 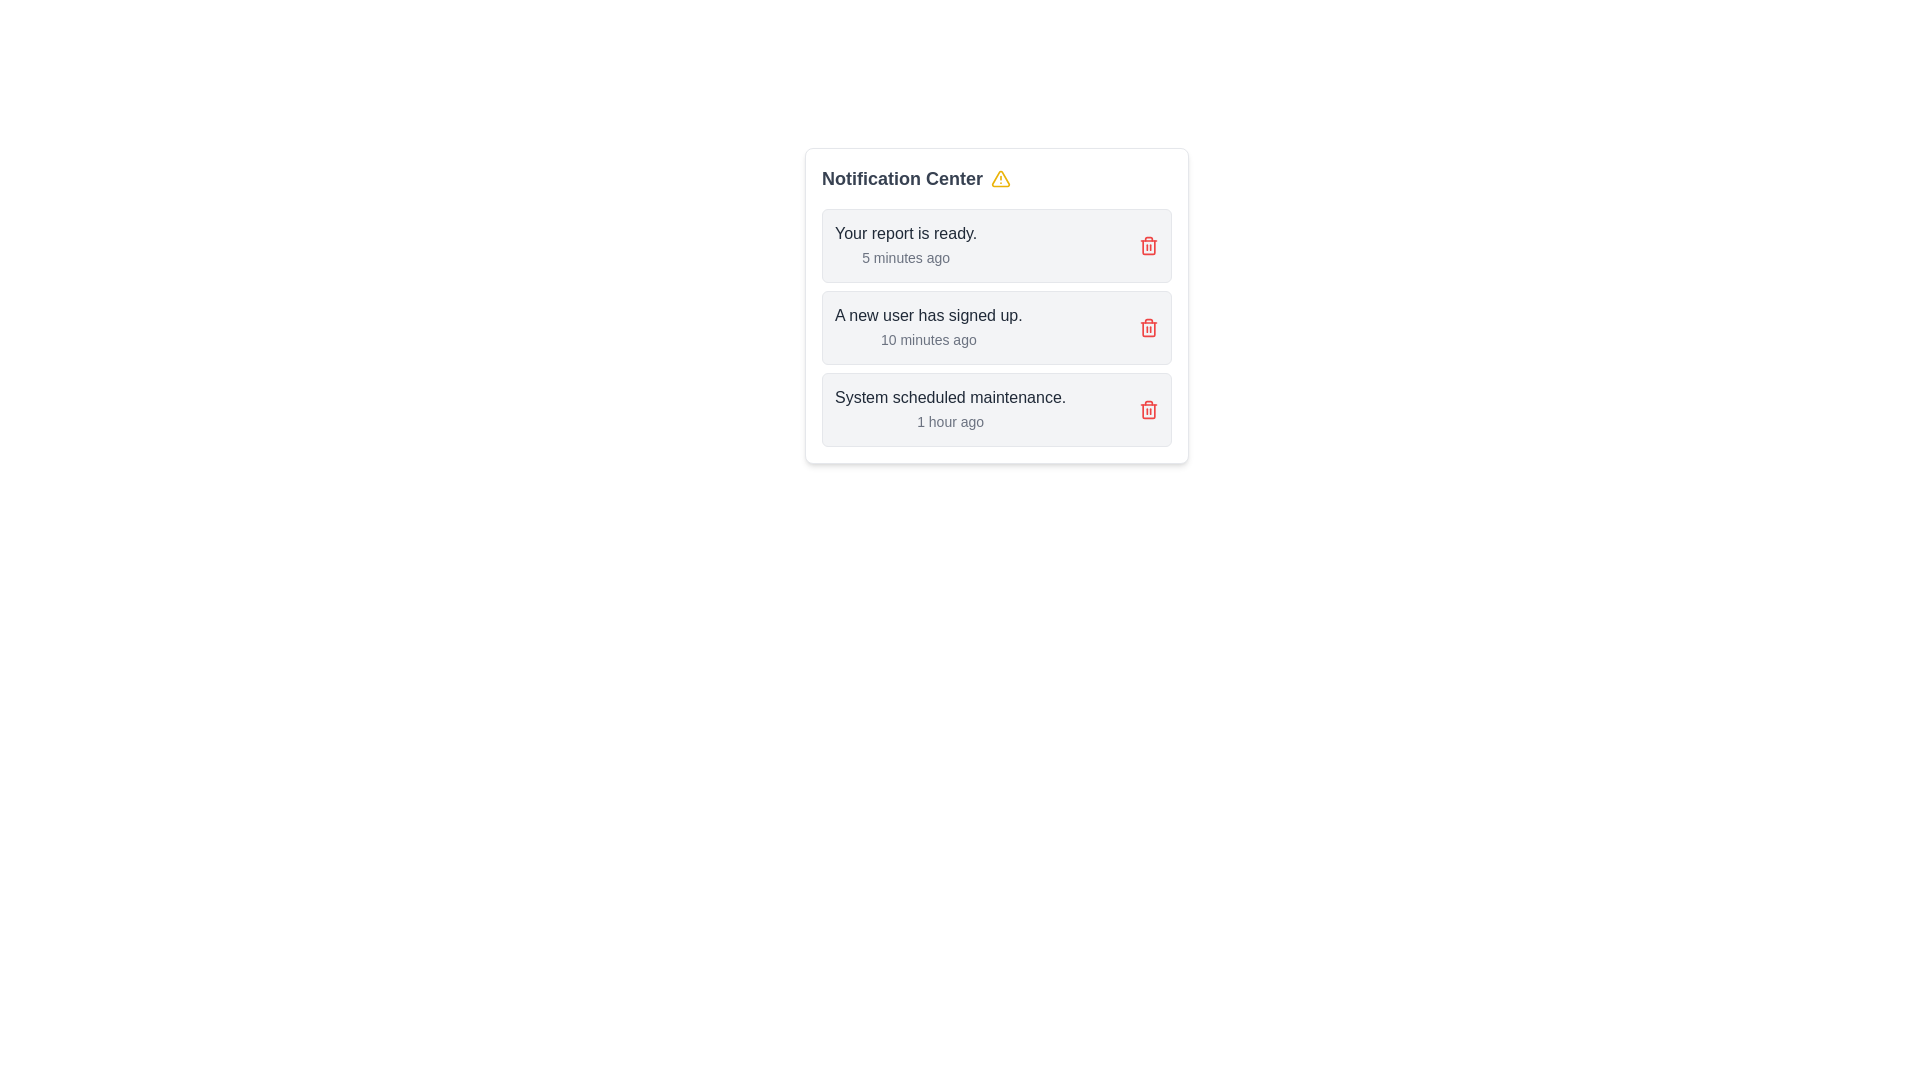 What do you see at coordinates (1148, 327) in the screenshot?
I see `the appearance of the trash icon component located near the right end of the second notification item in the Notification Center list` at bounding box center [1148, 327].